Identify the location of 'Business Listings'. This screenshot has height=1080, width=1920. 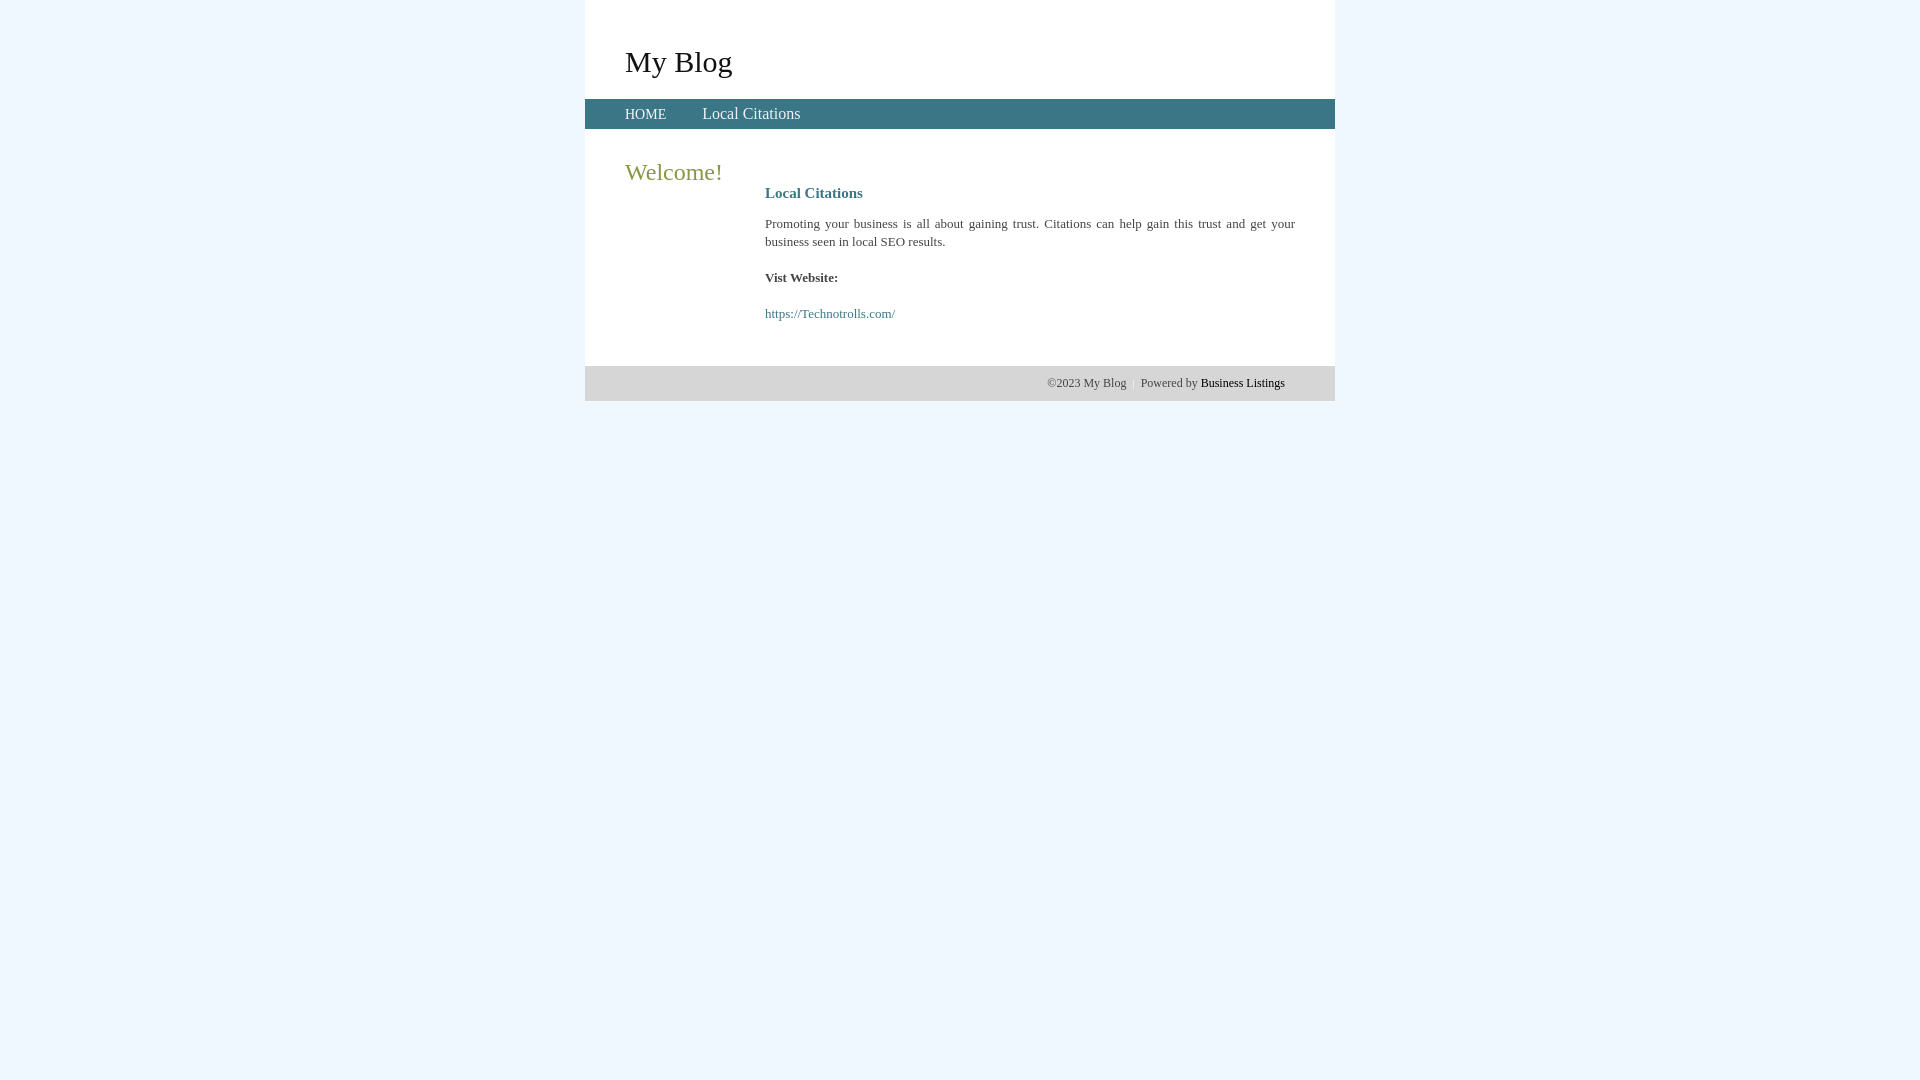
(1242, 382).